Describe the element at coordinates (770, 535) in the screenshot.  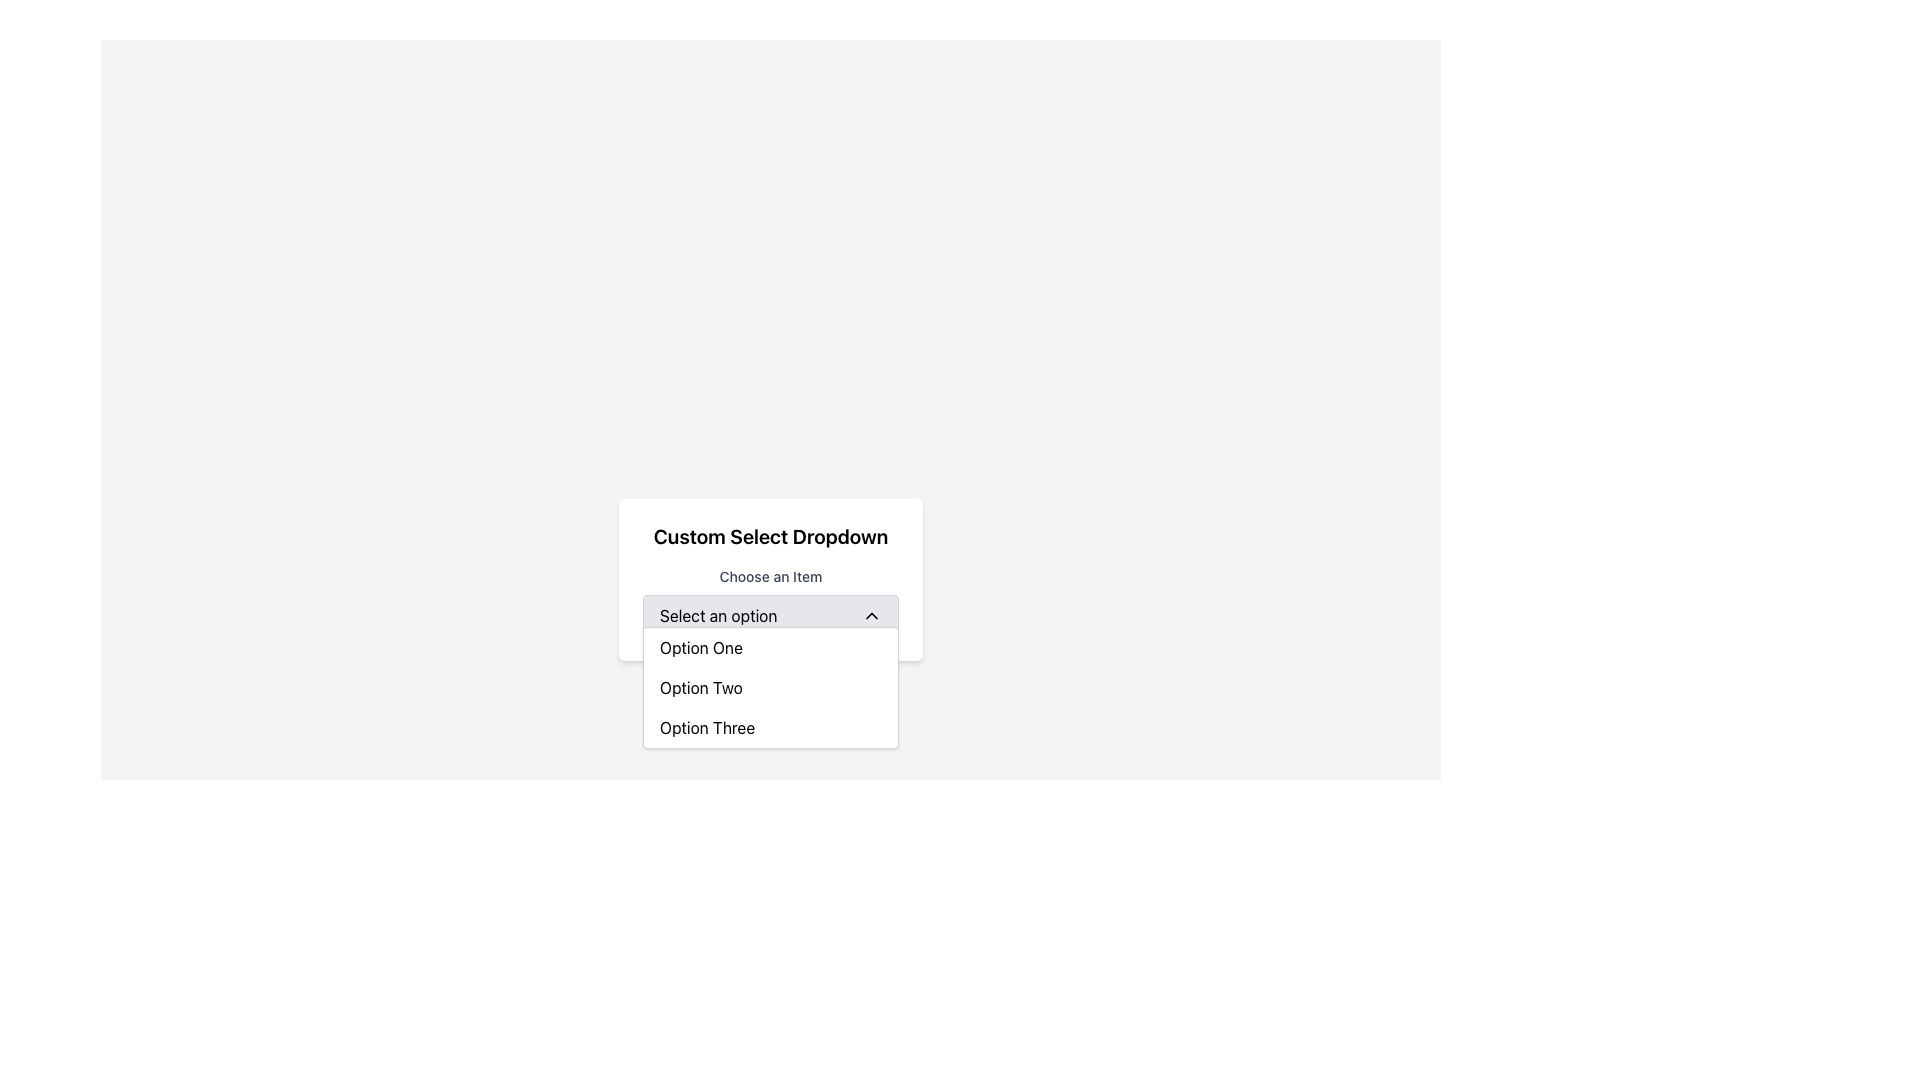
I see `text header labeled 'Custom Select Dropdown' which is styled in bold, large font and centered above the dropdown component` at that location.